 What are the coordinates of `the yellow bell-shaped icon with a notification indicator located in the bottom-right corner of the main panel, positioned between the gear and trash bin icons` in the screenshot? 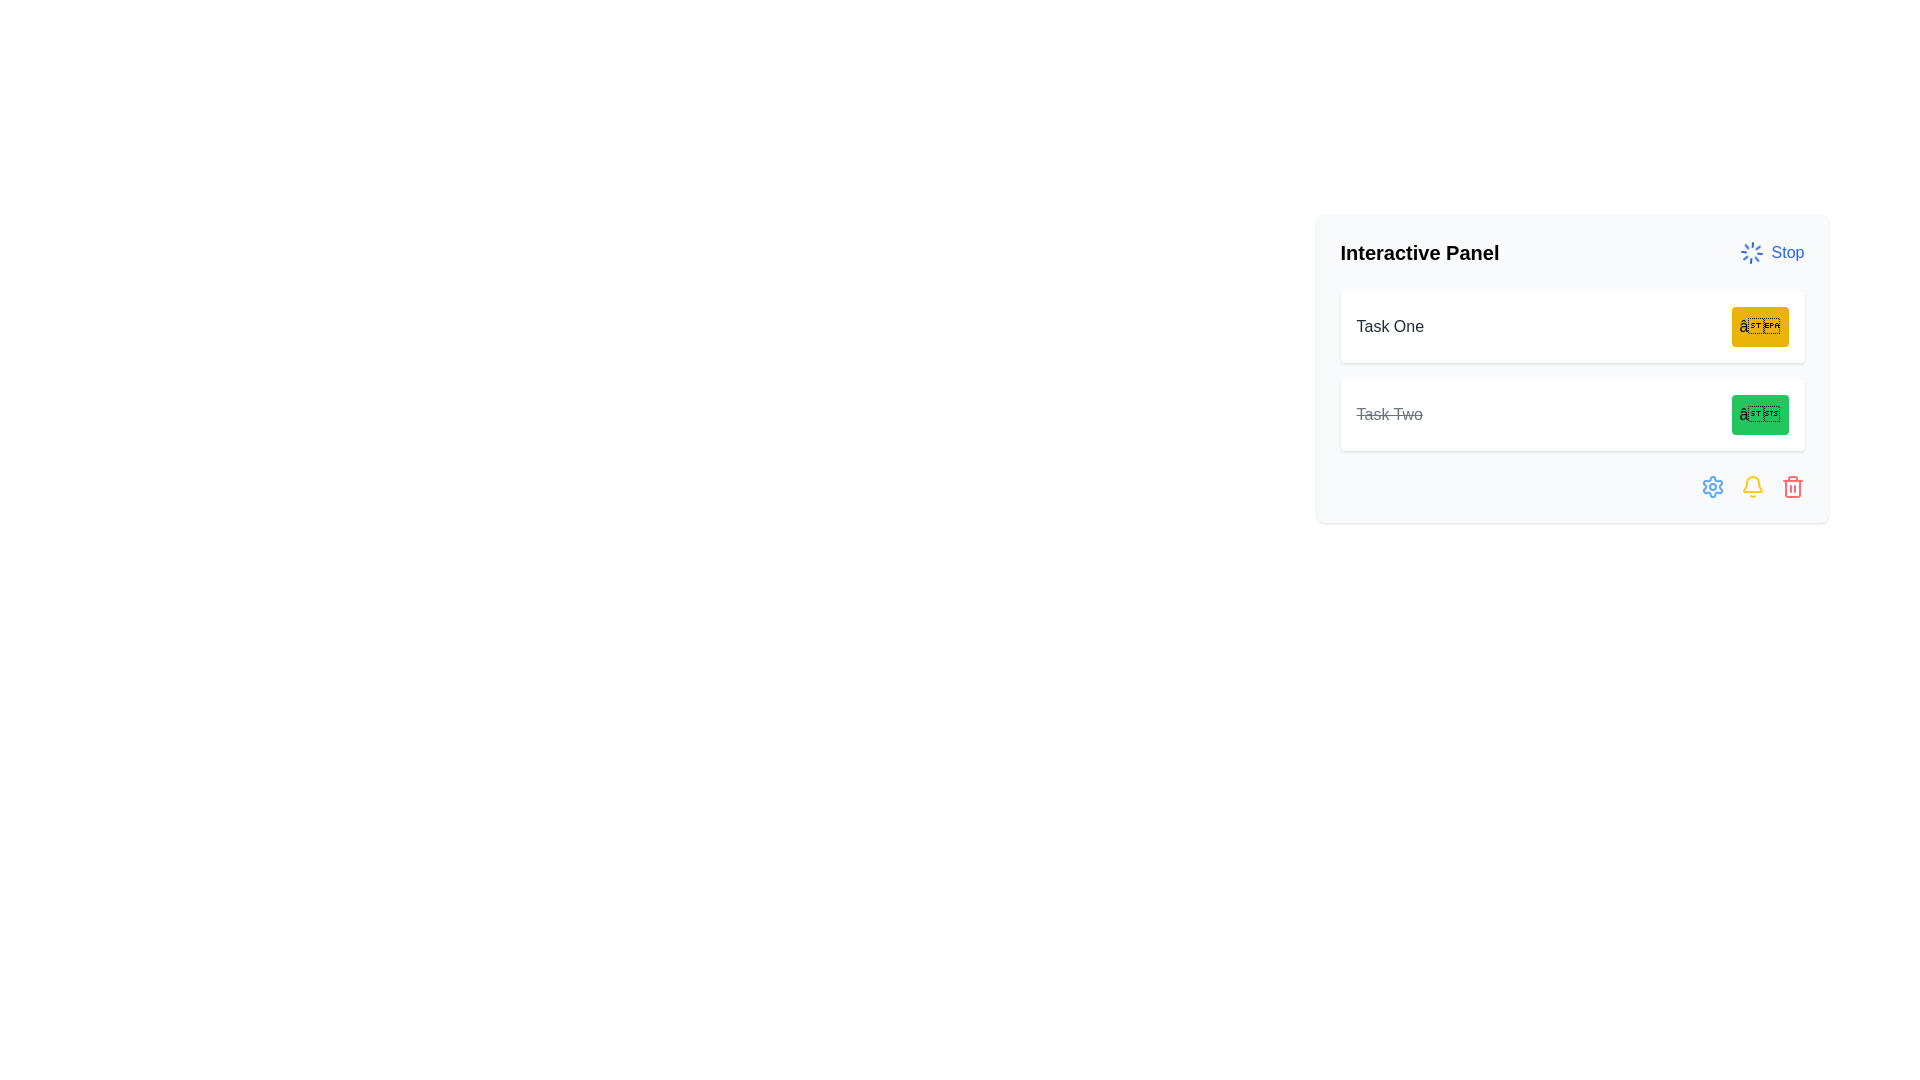 It's located at (1751, 486).